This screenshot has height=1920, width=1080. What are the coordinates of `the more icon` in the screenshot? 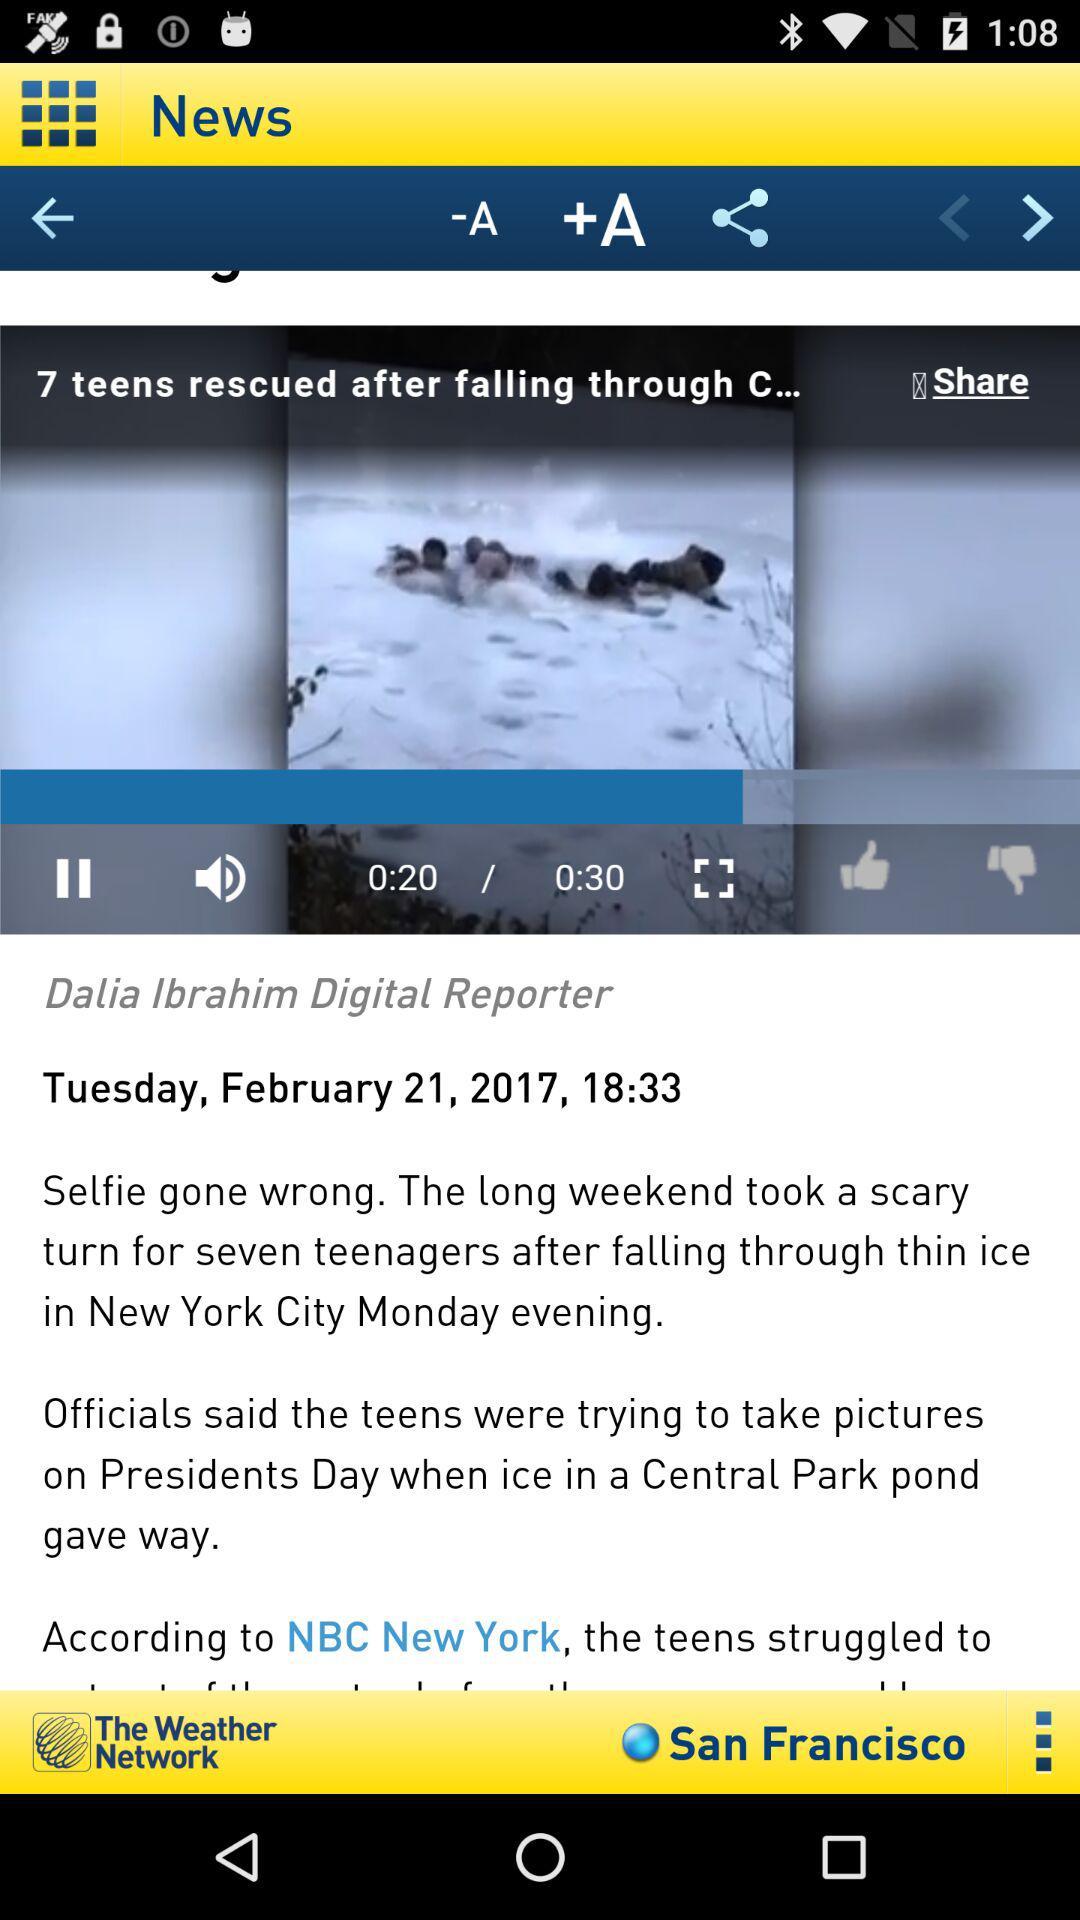 It's located at (1043, 1863).